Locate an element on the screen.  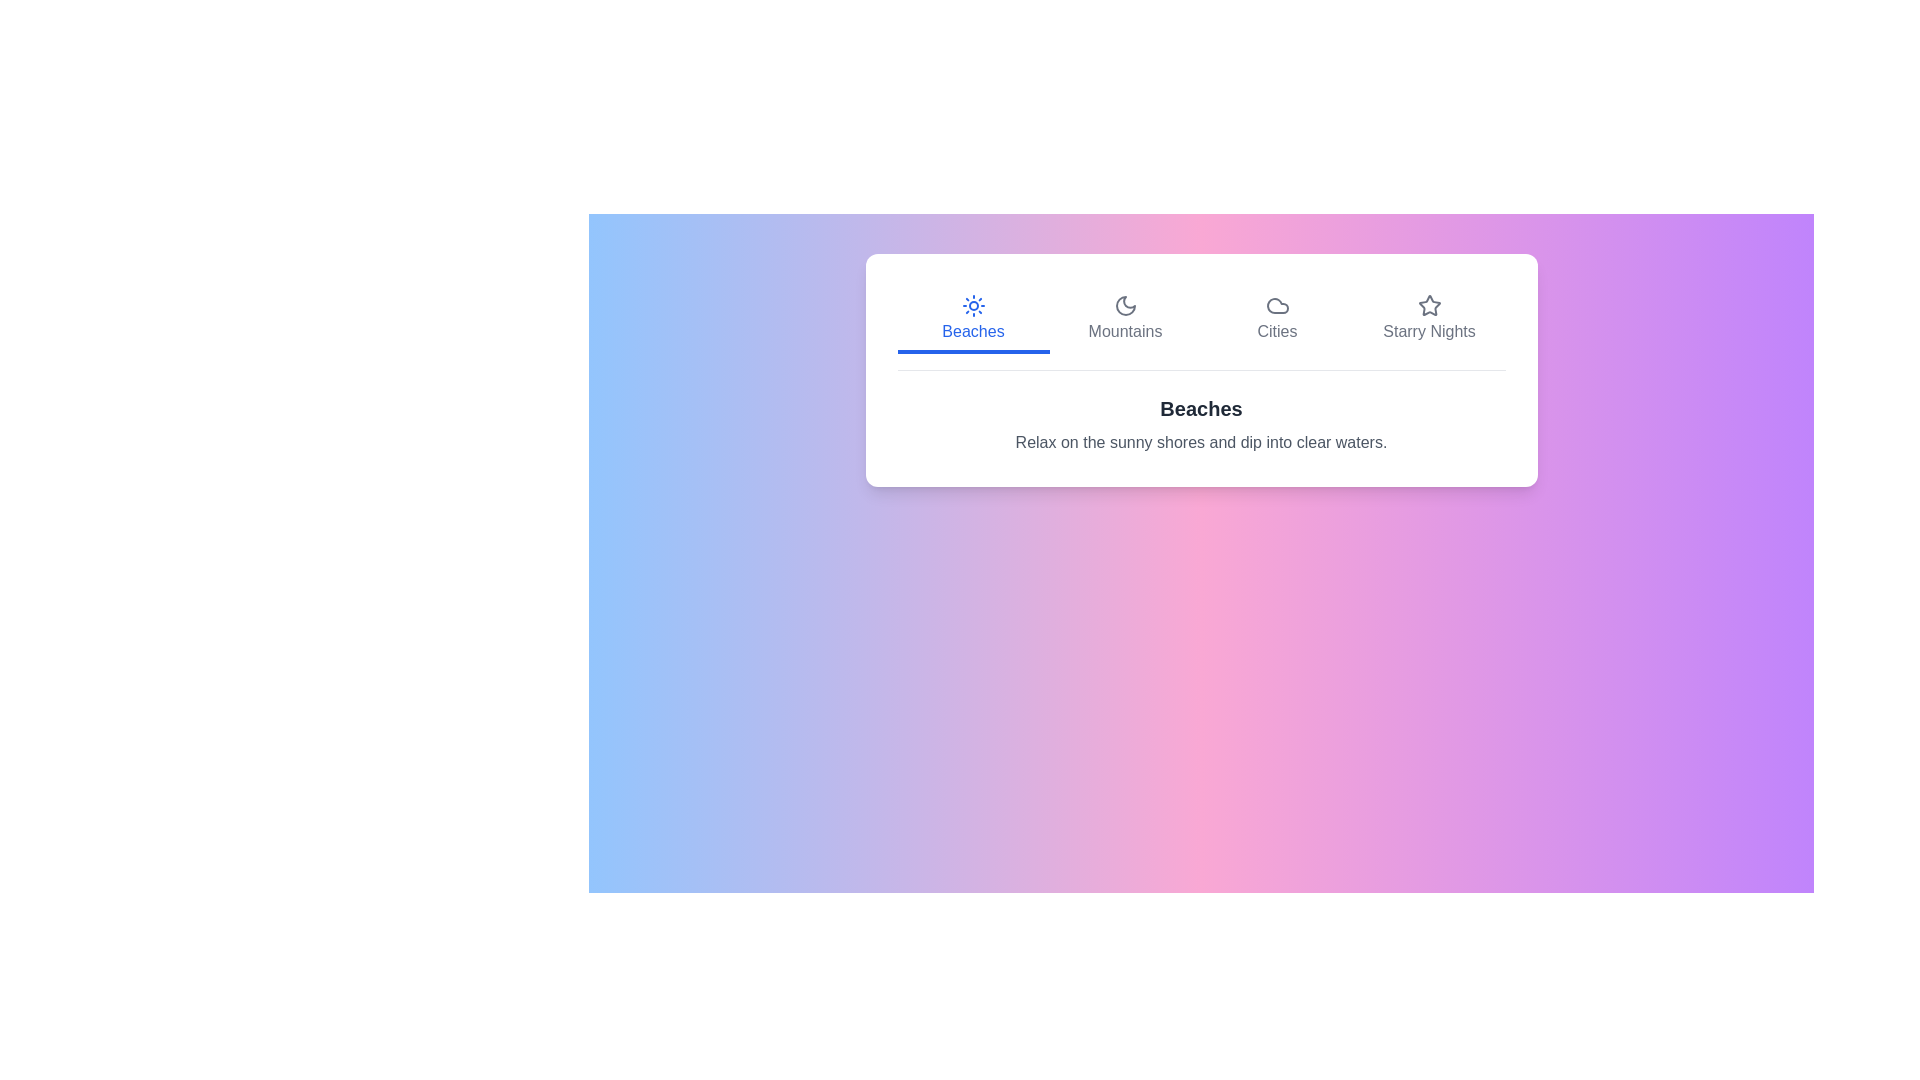
the category Cities by clicking its button is located at coordinates (1276, 319).